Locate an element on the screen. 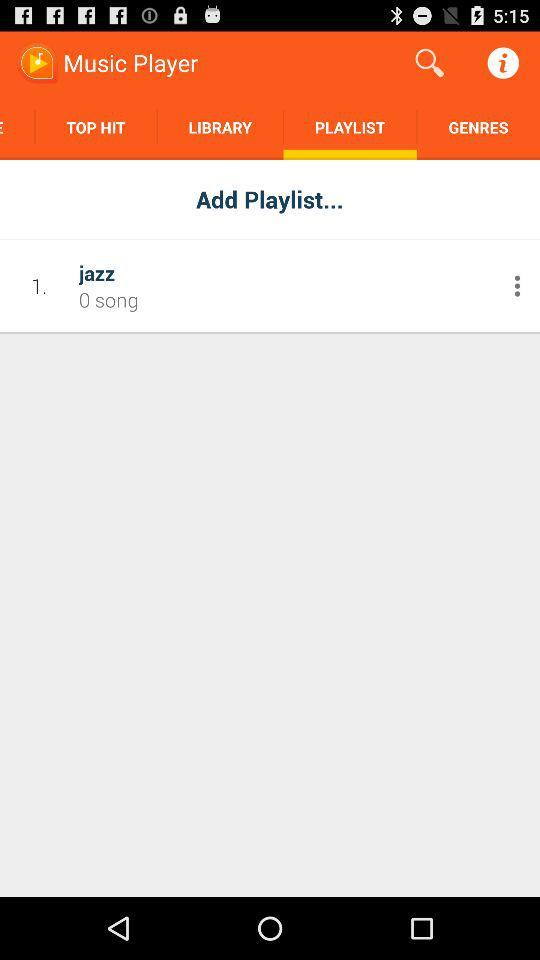  library is located at coordinates (219, 126).